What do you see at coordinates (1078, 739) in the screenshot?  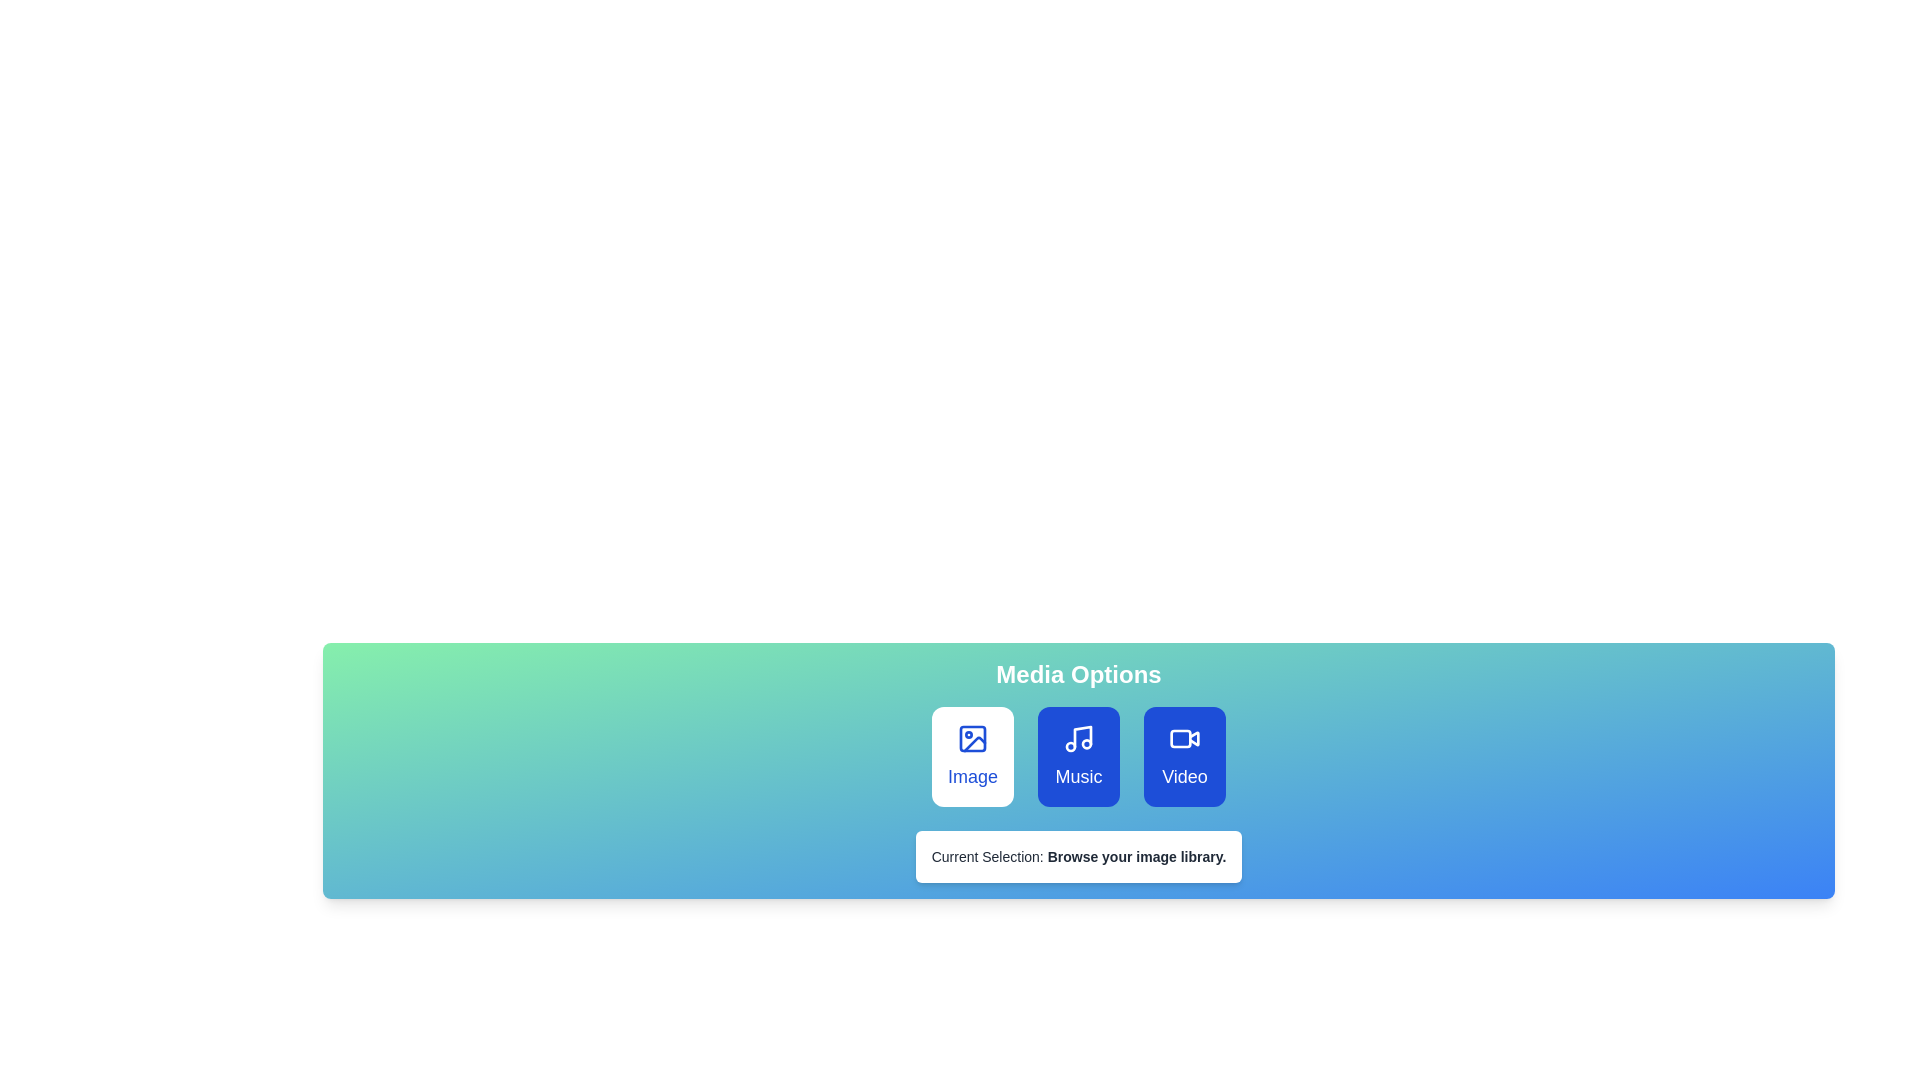 I see `the decorative 'Music' icon, which is centrally located within the media options group, positioned to the right of the 'Image' option and to the left of the 'Video' option` at bounding box center [1078, 739].